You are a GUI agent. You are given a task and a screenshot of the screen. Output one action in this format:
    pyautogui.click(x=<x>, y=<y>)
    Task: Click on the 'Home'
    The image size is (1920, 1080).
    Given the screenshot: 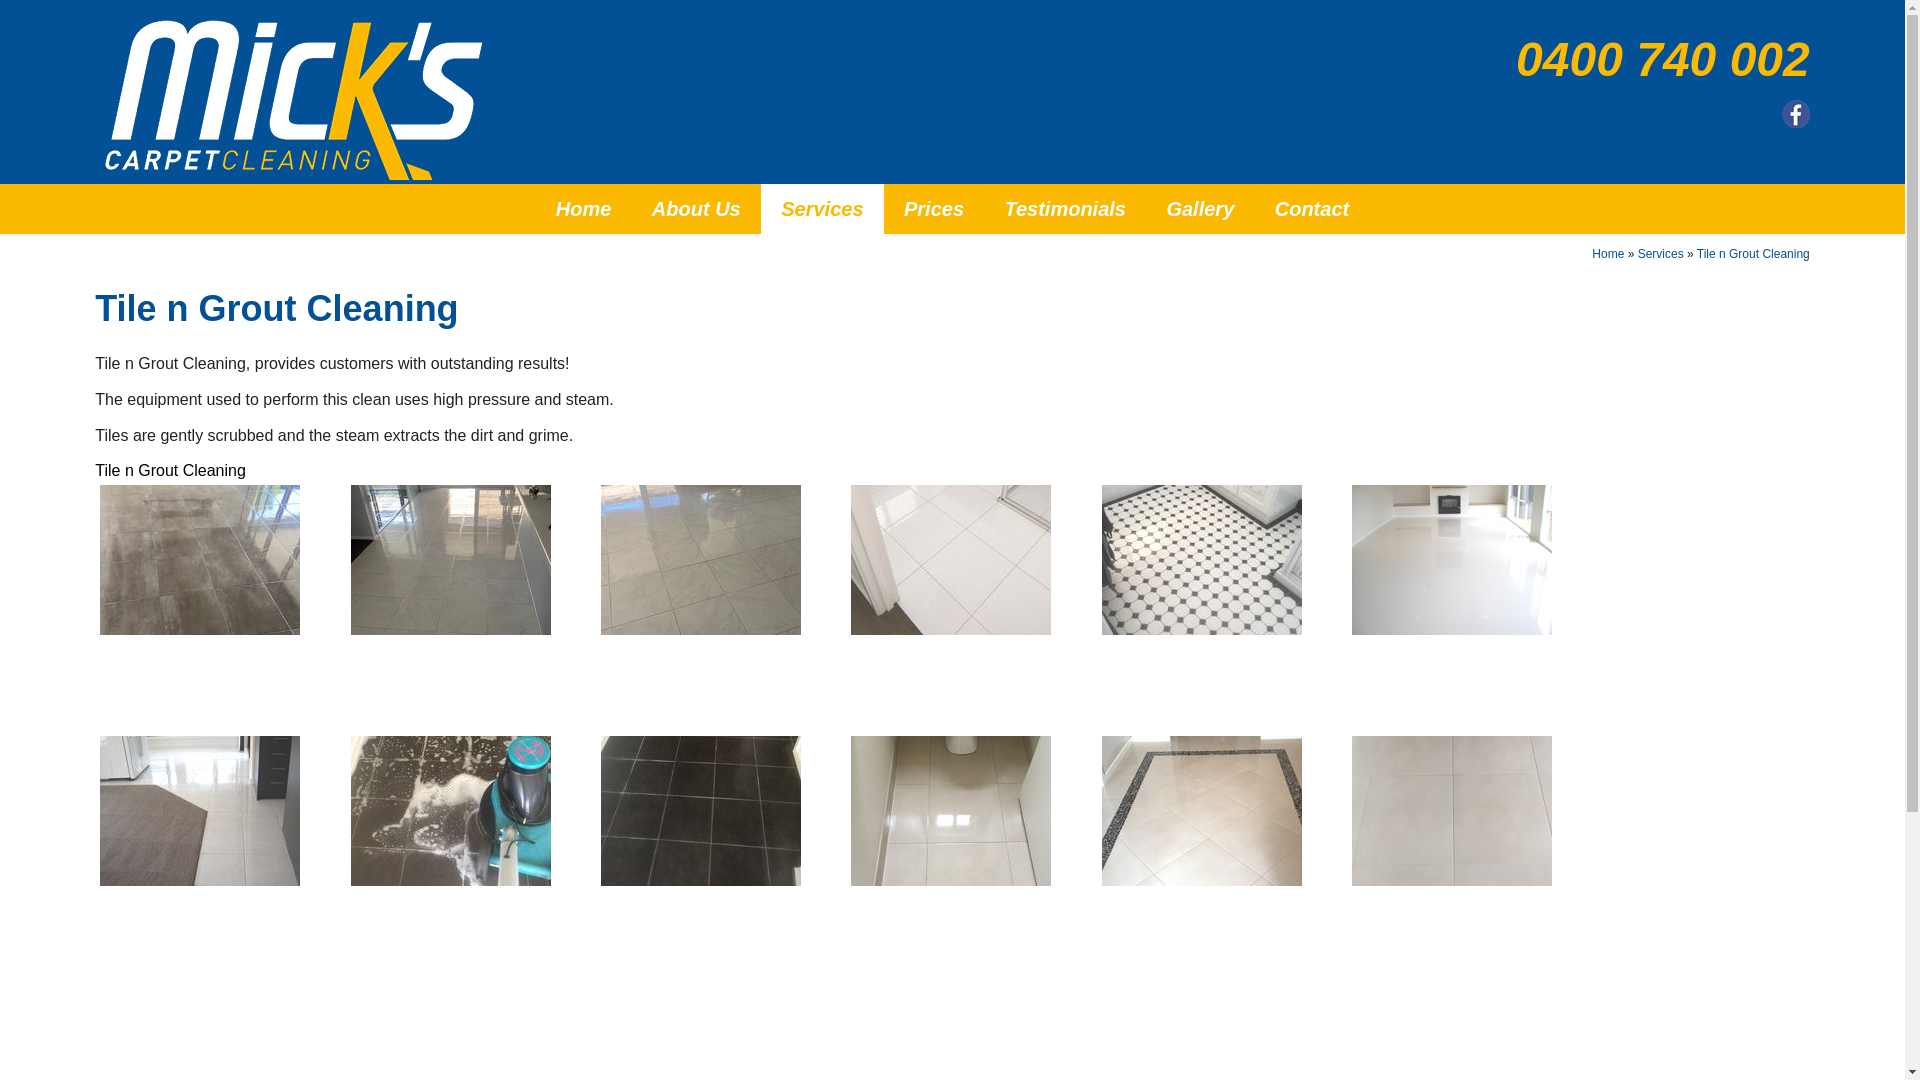 What is the action you would take?
    pyautogui.click(x=1608, y=253)
    